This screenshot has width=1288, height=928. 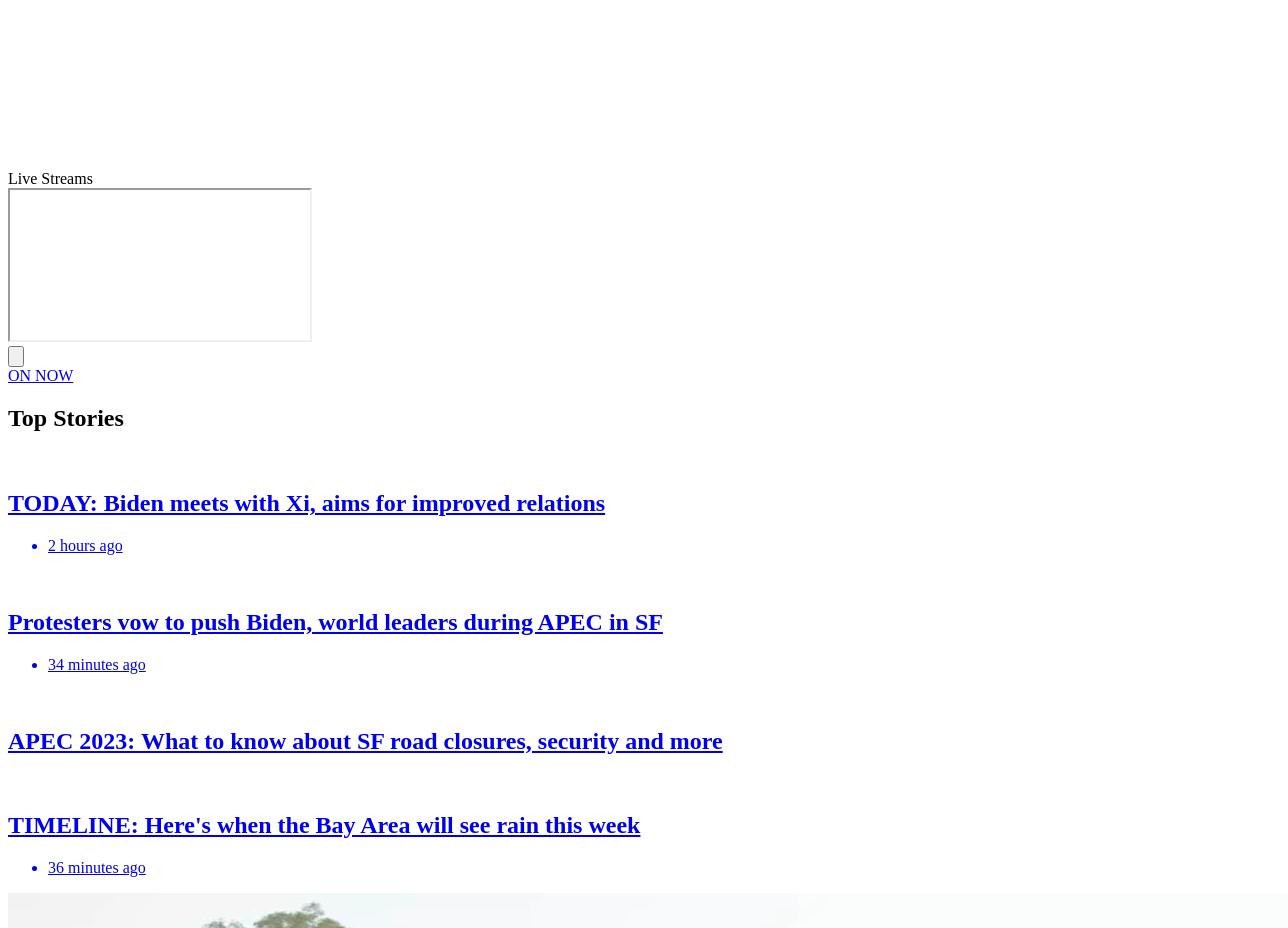 What do you see at coordinates (65, 417) in the screenshot?
I see `'Top Stories'` at bounding box center [65, 417].